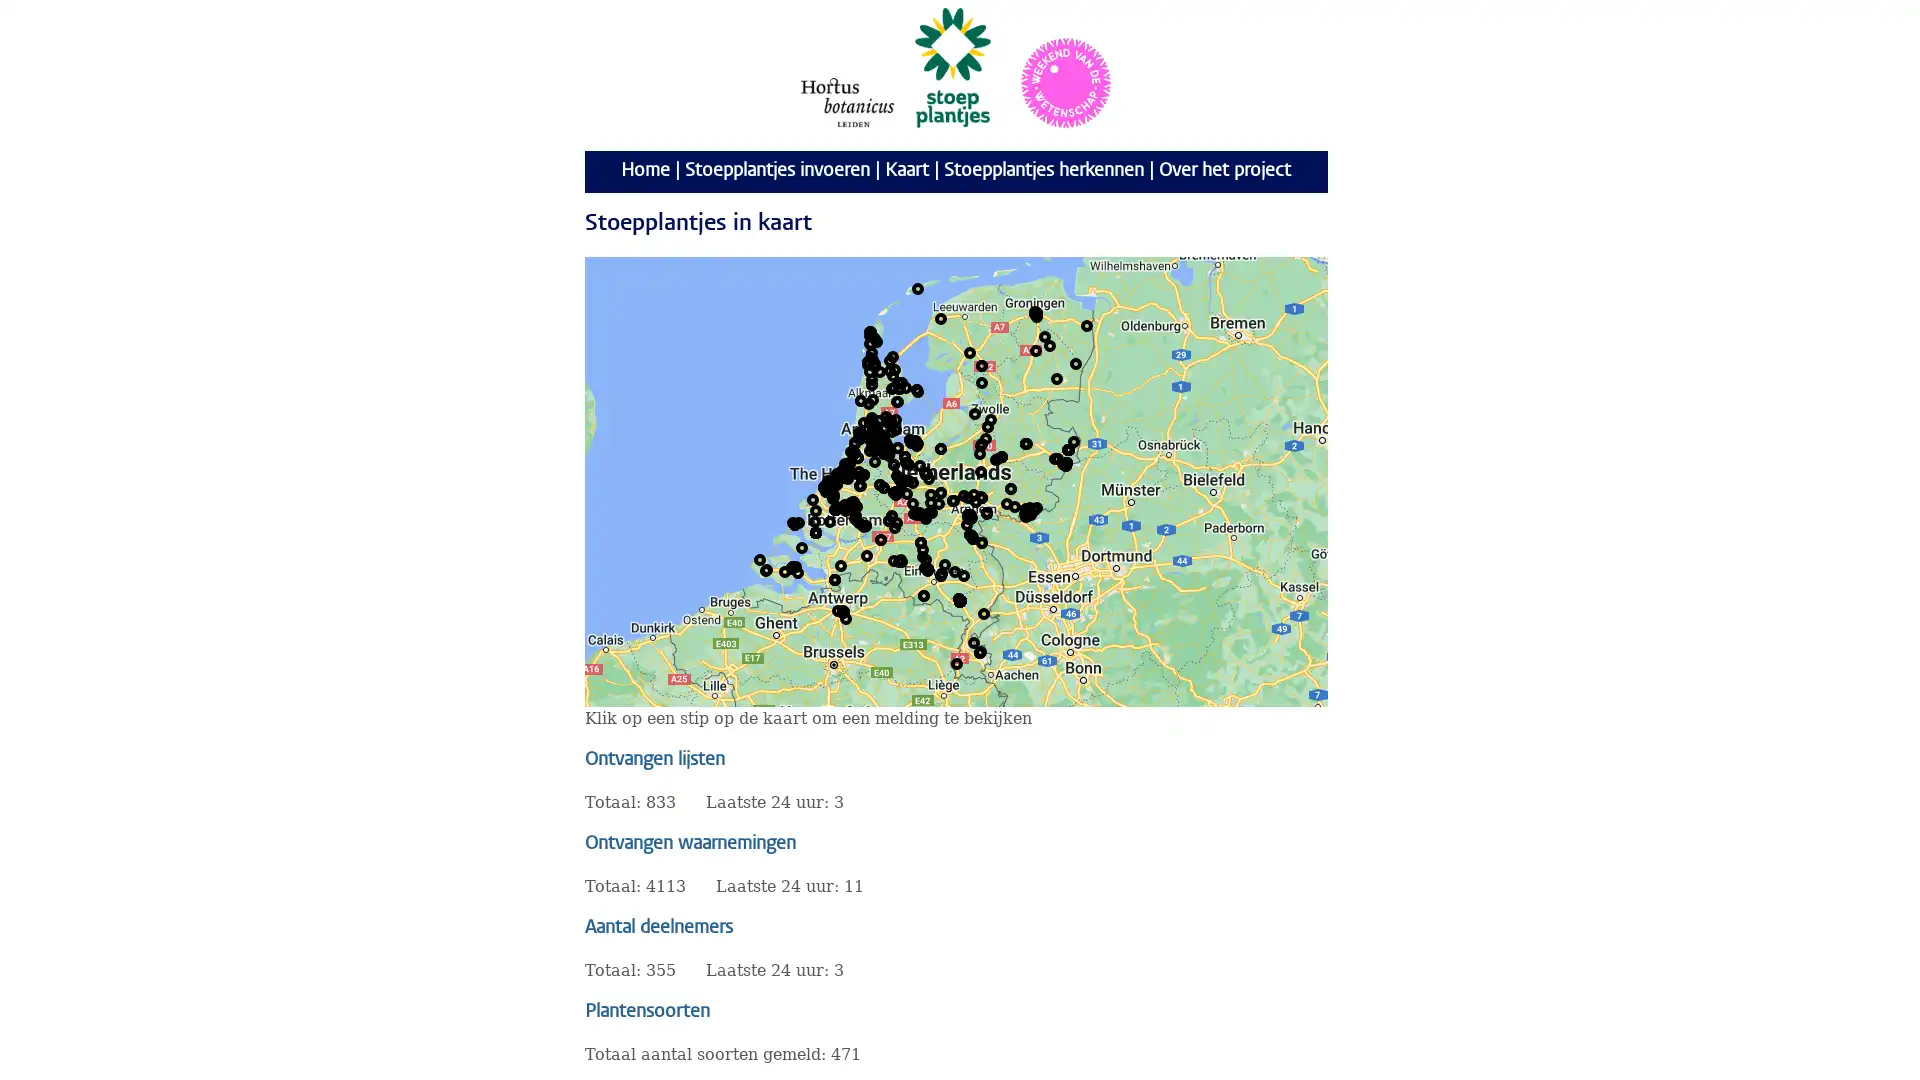 Image resolution: width=1920 pixels, height=1080 pixels. Describe the element at coordinates (816, 531) in the screenshot. I see `Telling van Leonardo op 31 mei 2022` at that location.